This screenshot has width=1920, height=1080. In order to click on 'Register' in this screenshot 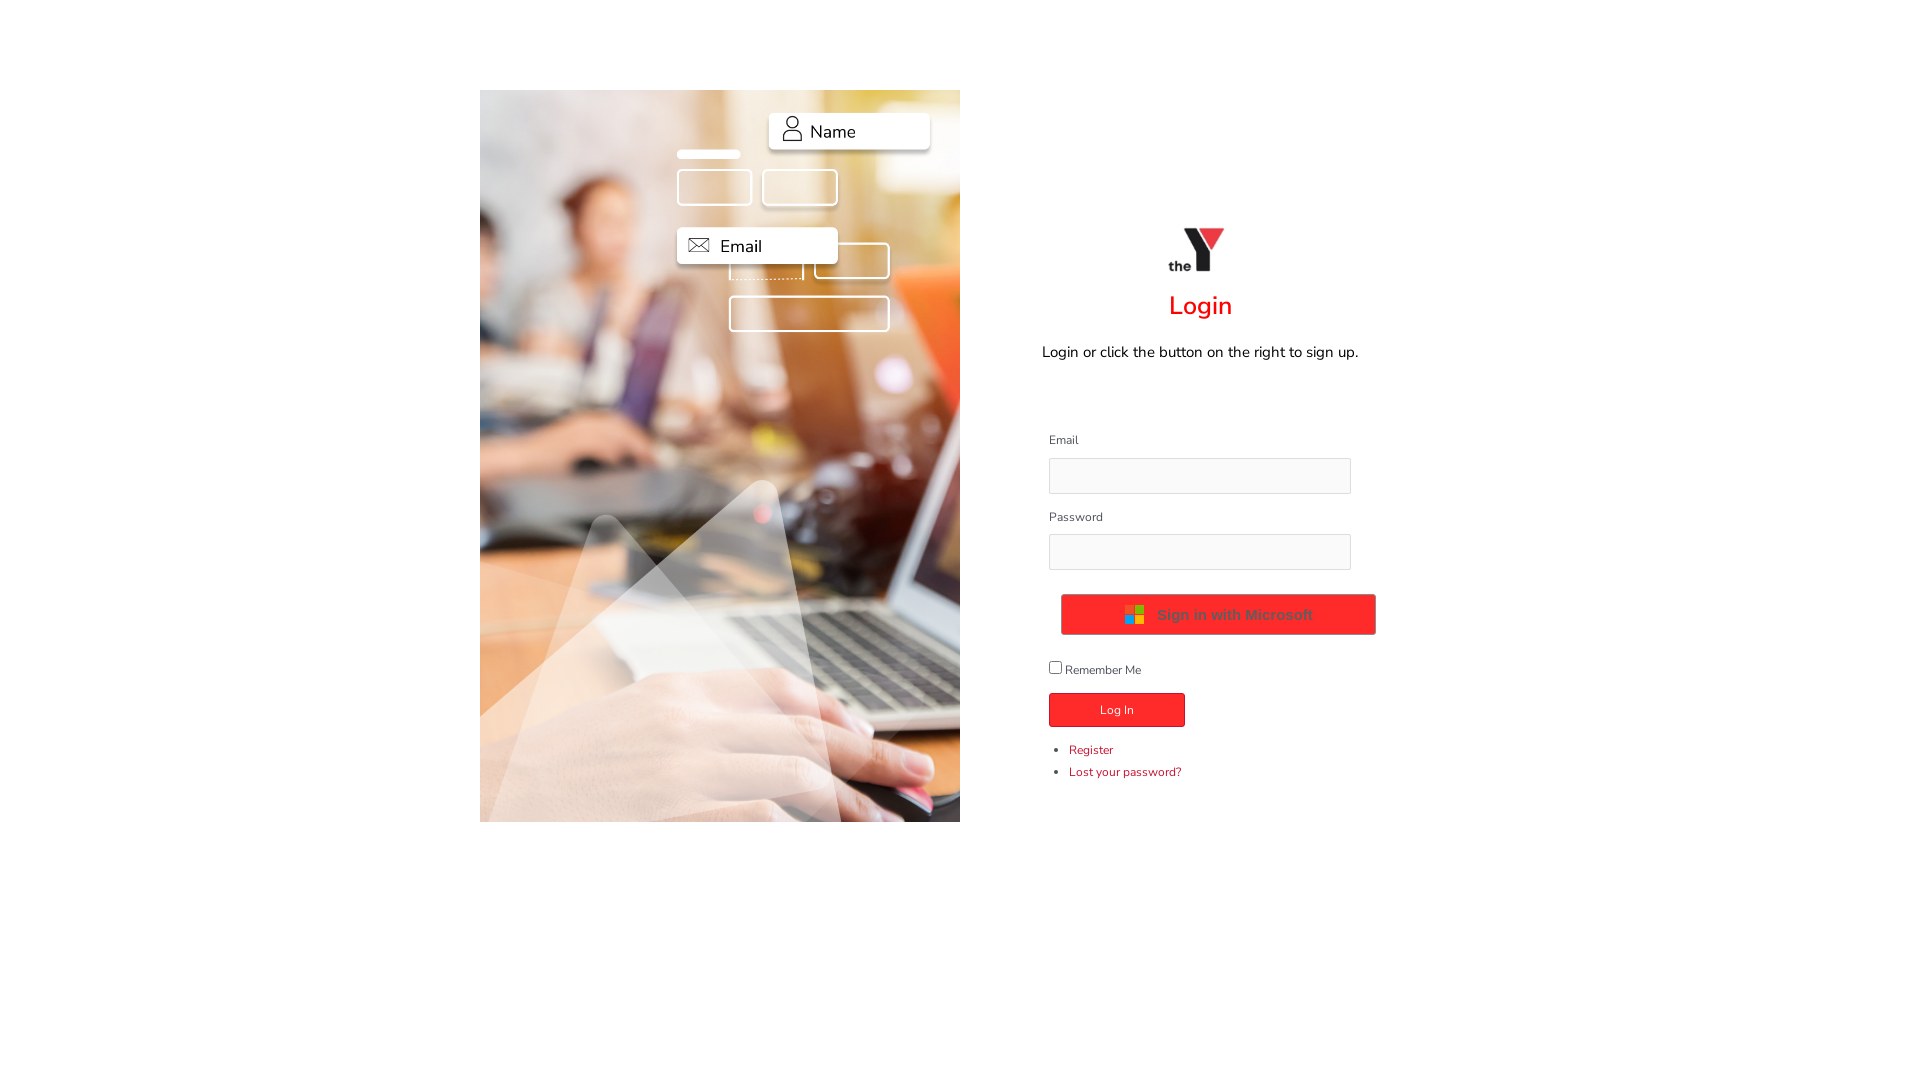, I will do `click(1068, 749)`.